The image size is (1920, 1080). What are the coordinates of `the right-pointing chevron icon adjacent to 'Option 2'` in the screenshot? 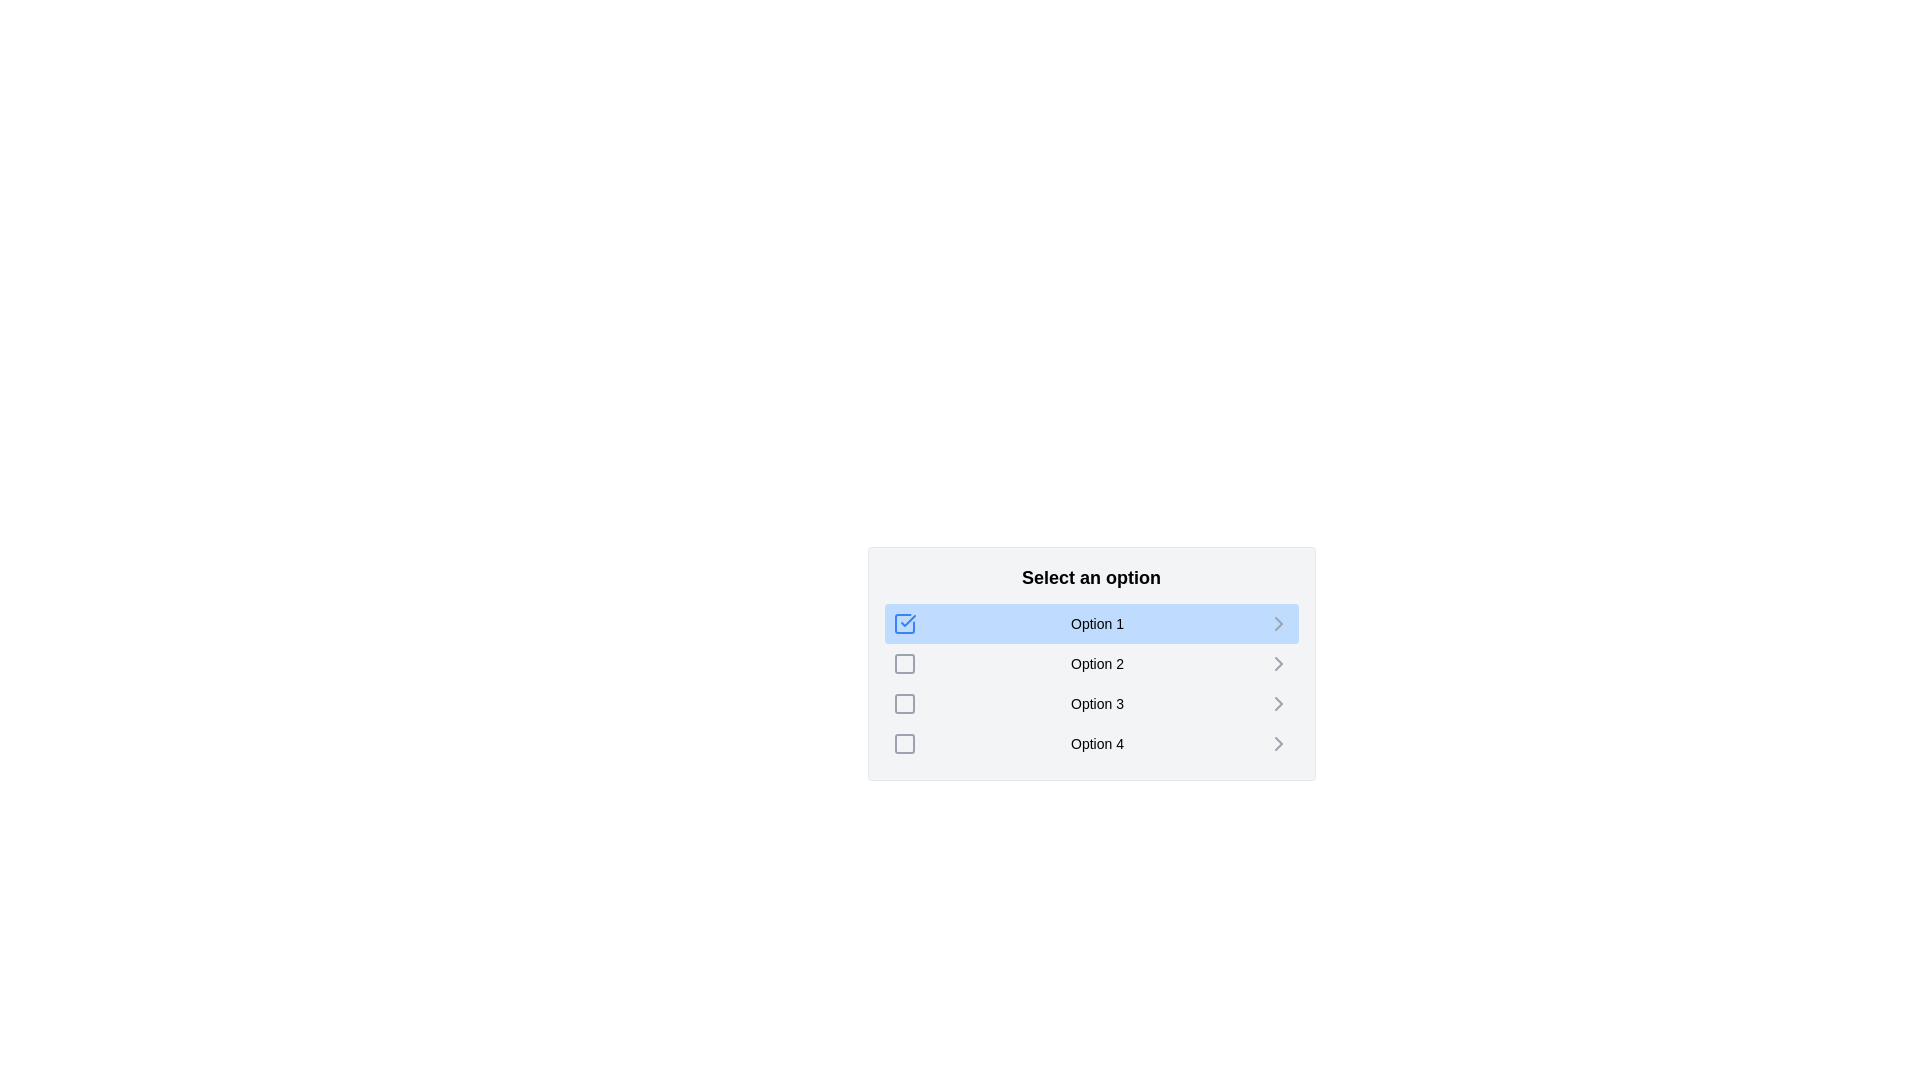 It's located at (1277, 663).